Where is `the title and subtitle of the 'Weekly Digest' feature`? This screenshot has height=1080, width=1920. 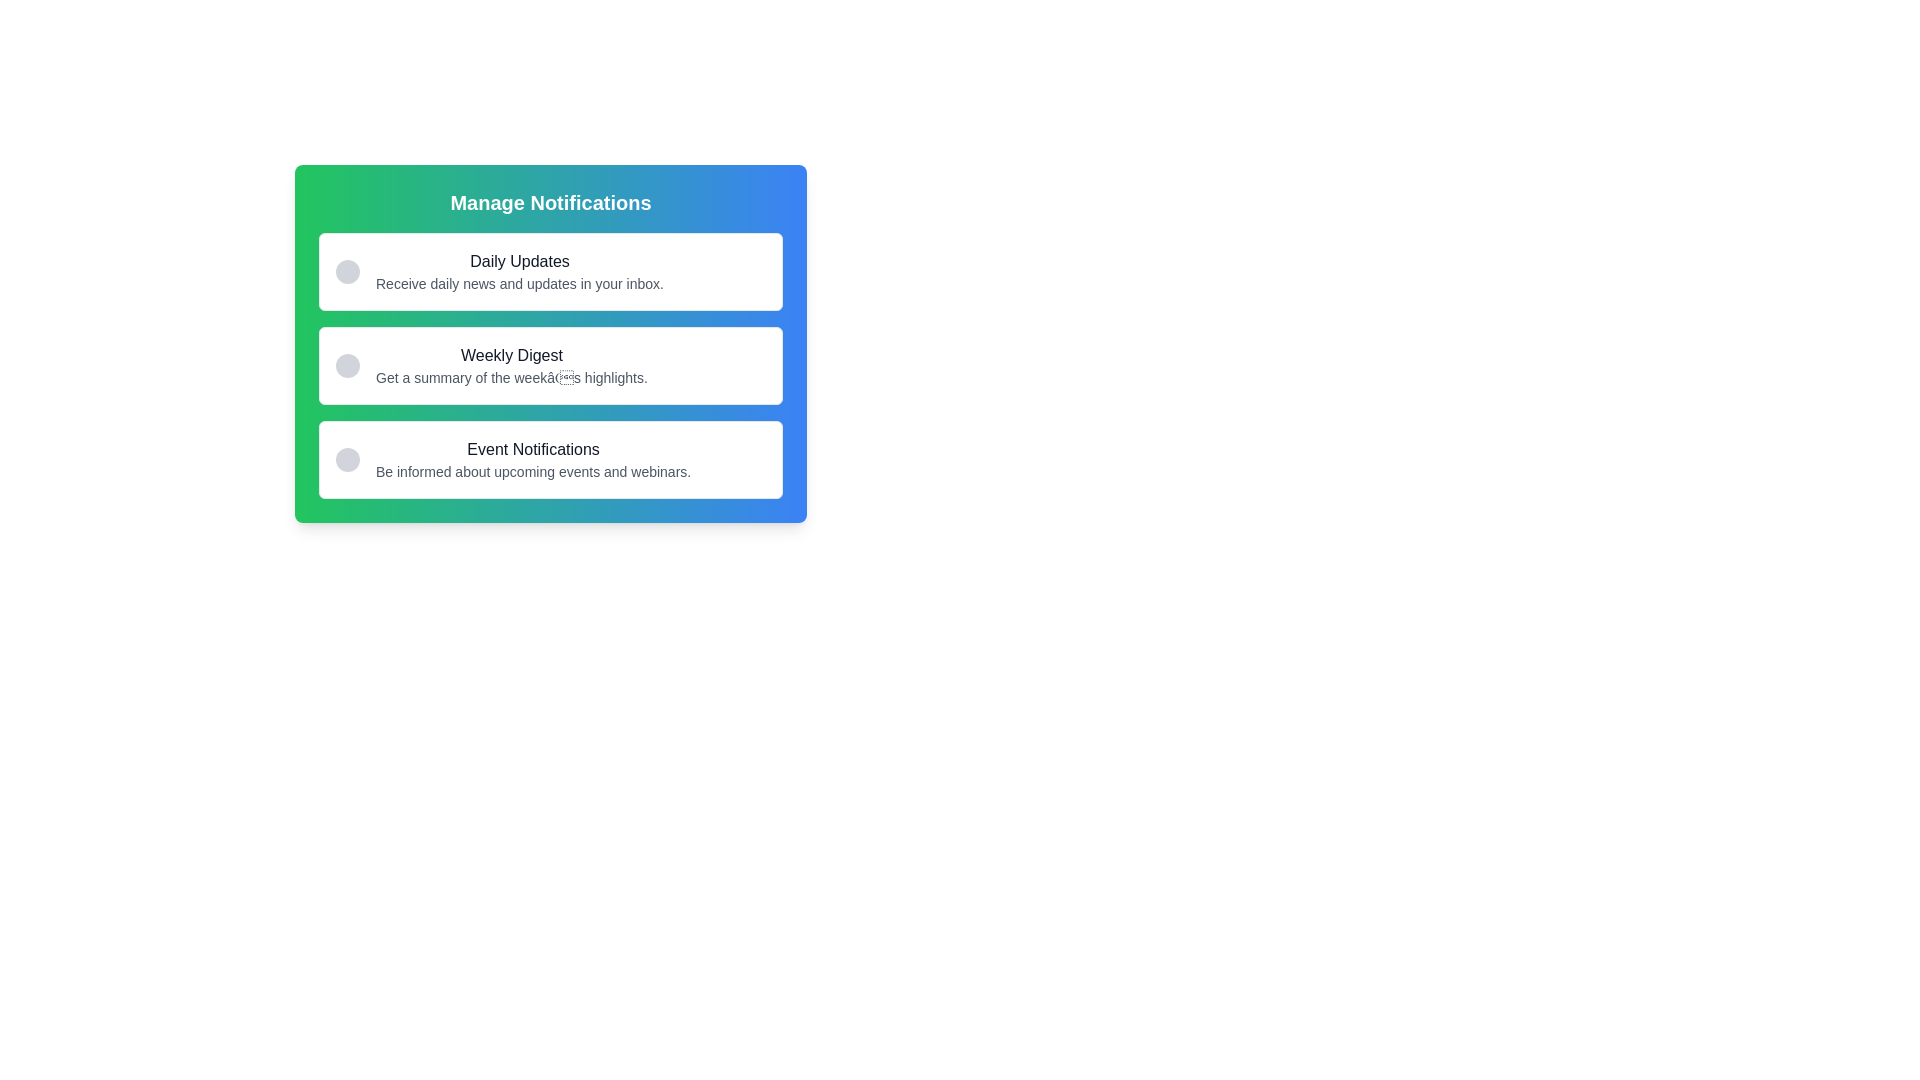
the title and subtitle of the 'Weekly Digest' feature is located at coordinates (511, 366).